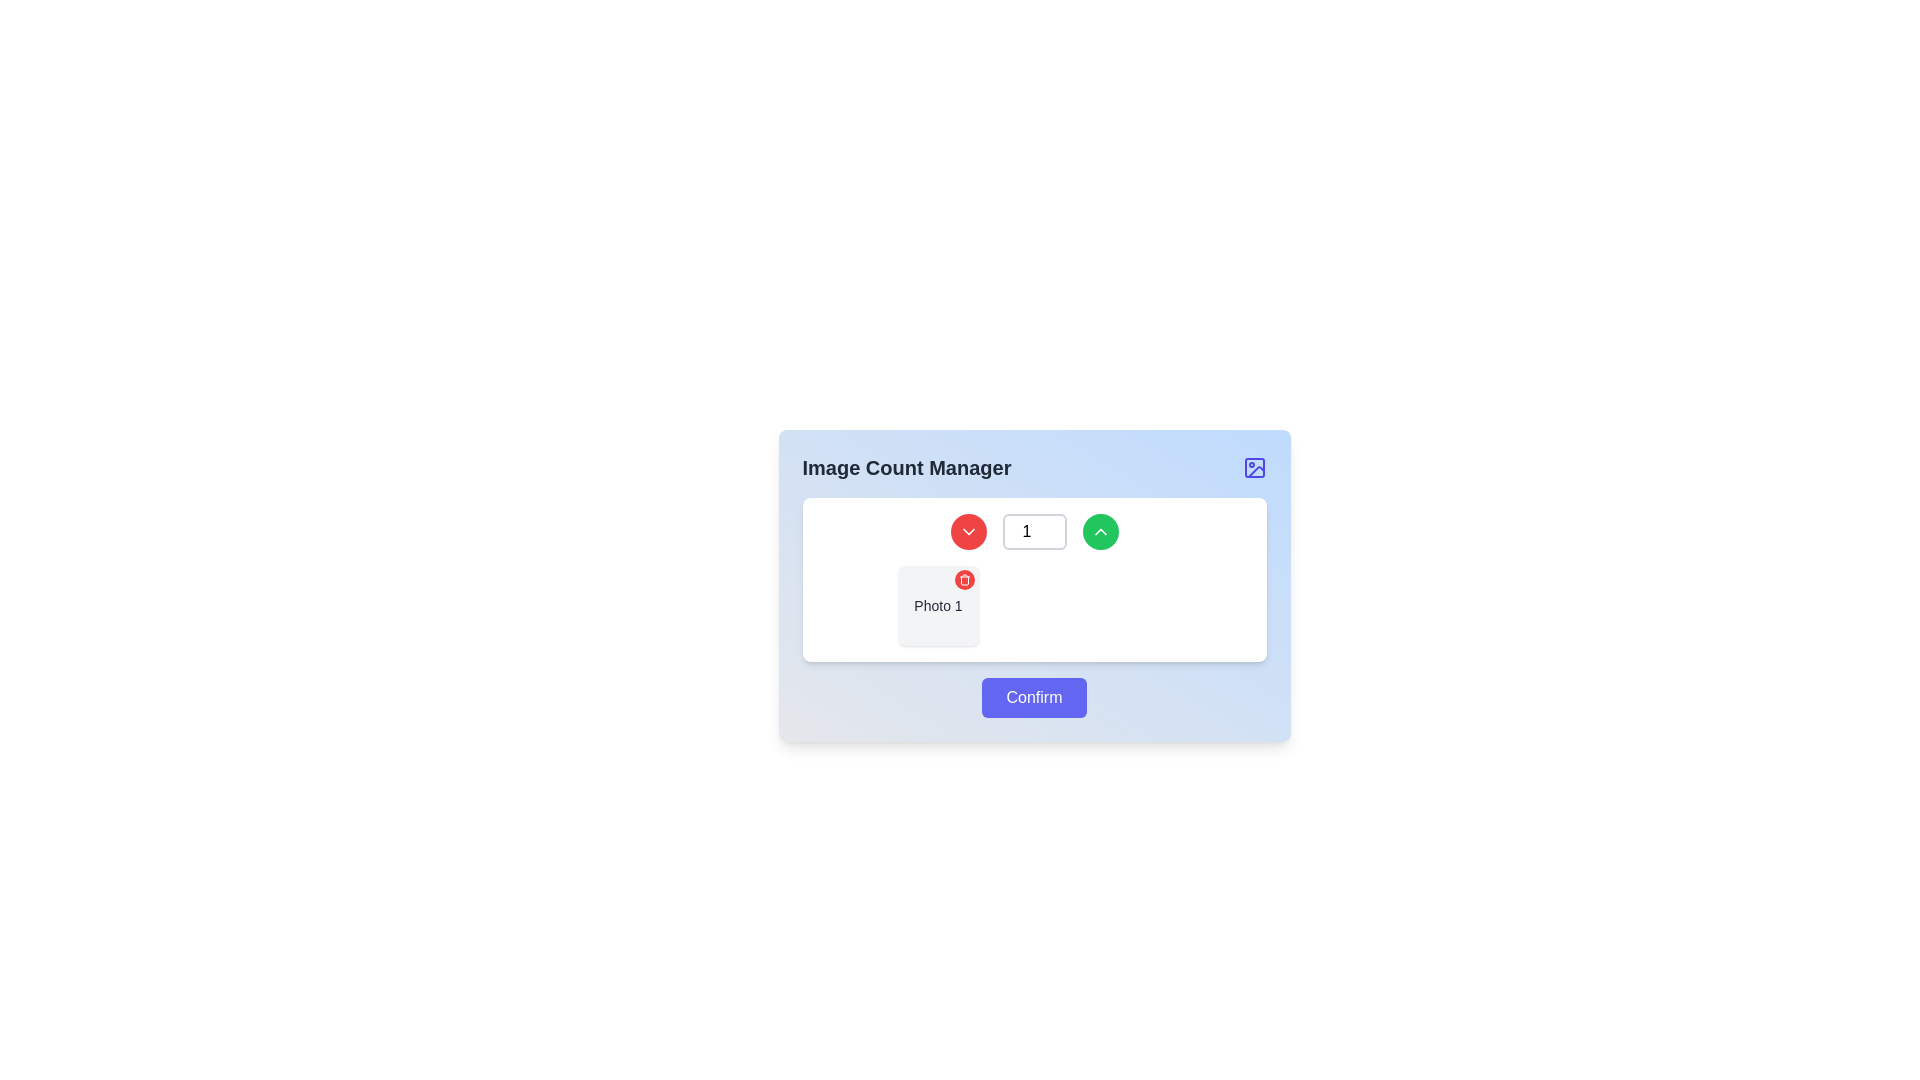 The width and height of the screenshot is (1920, 1080). Describe the element at coordinates (964, 579) in the screenshot. I see `the delete icon located at the top-right corner of the photo thumbnail associated with 'Photo 1'` at that location.